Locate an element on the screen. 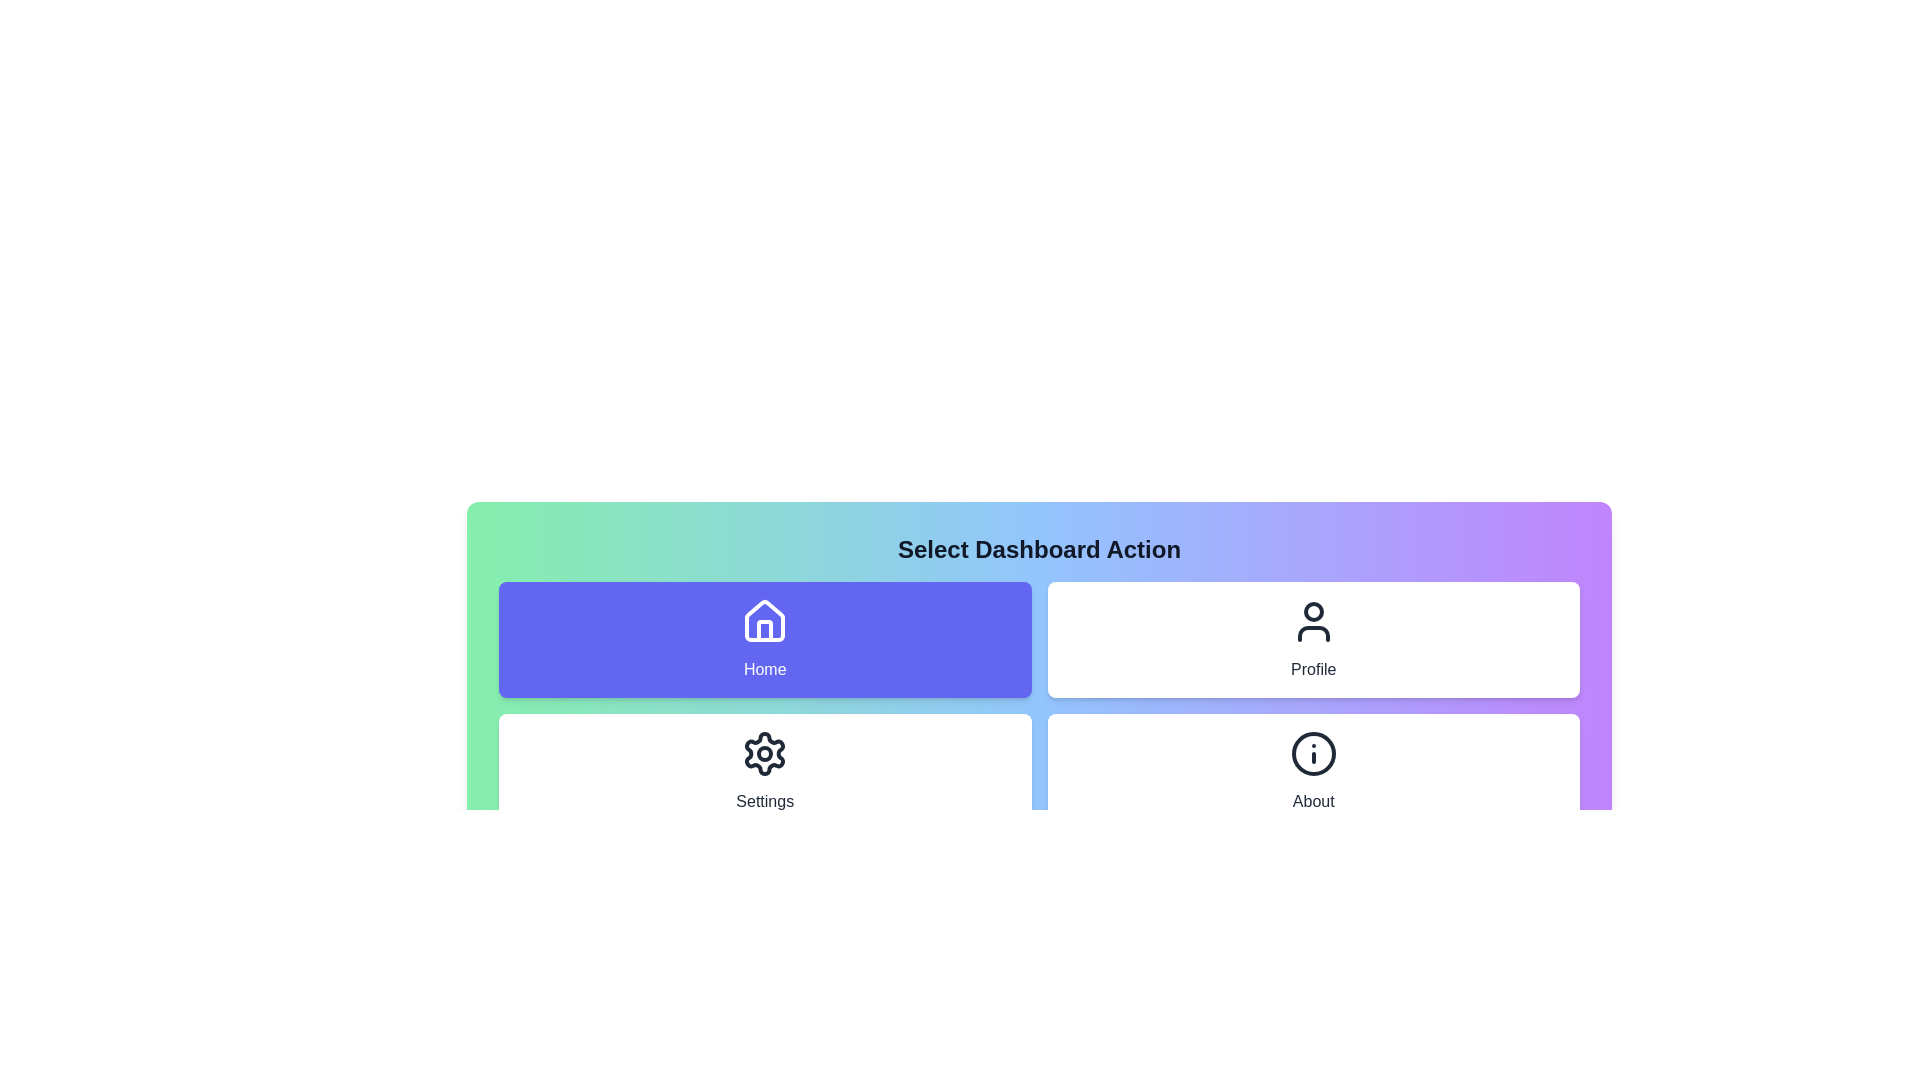 Image resolution: width=1920 pixels, height=1080 pixels. the Profile button to observe its visual effect is located at coordinates (1314, 640).